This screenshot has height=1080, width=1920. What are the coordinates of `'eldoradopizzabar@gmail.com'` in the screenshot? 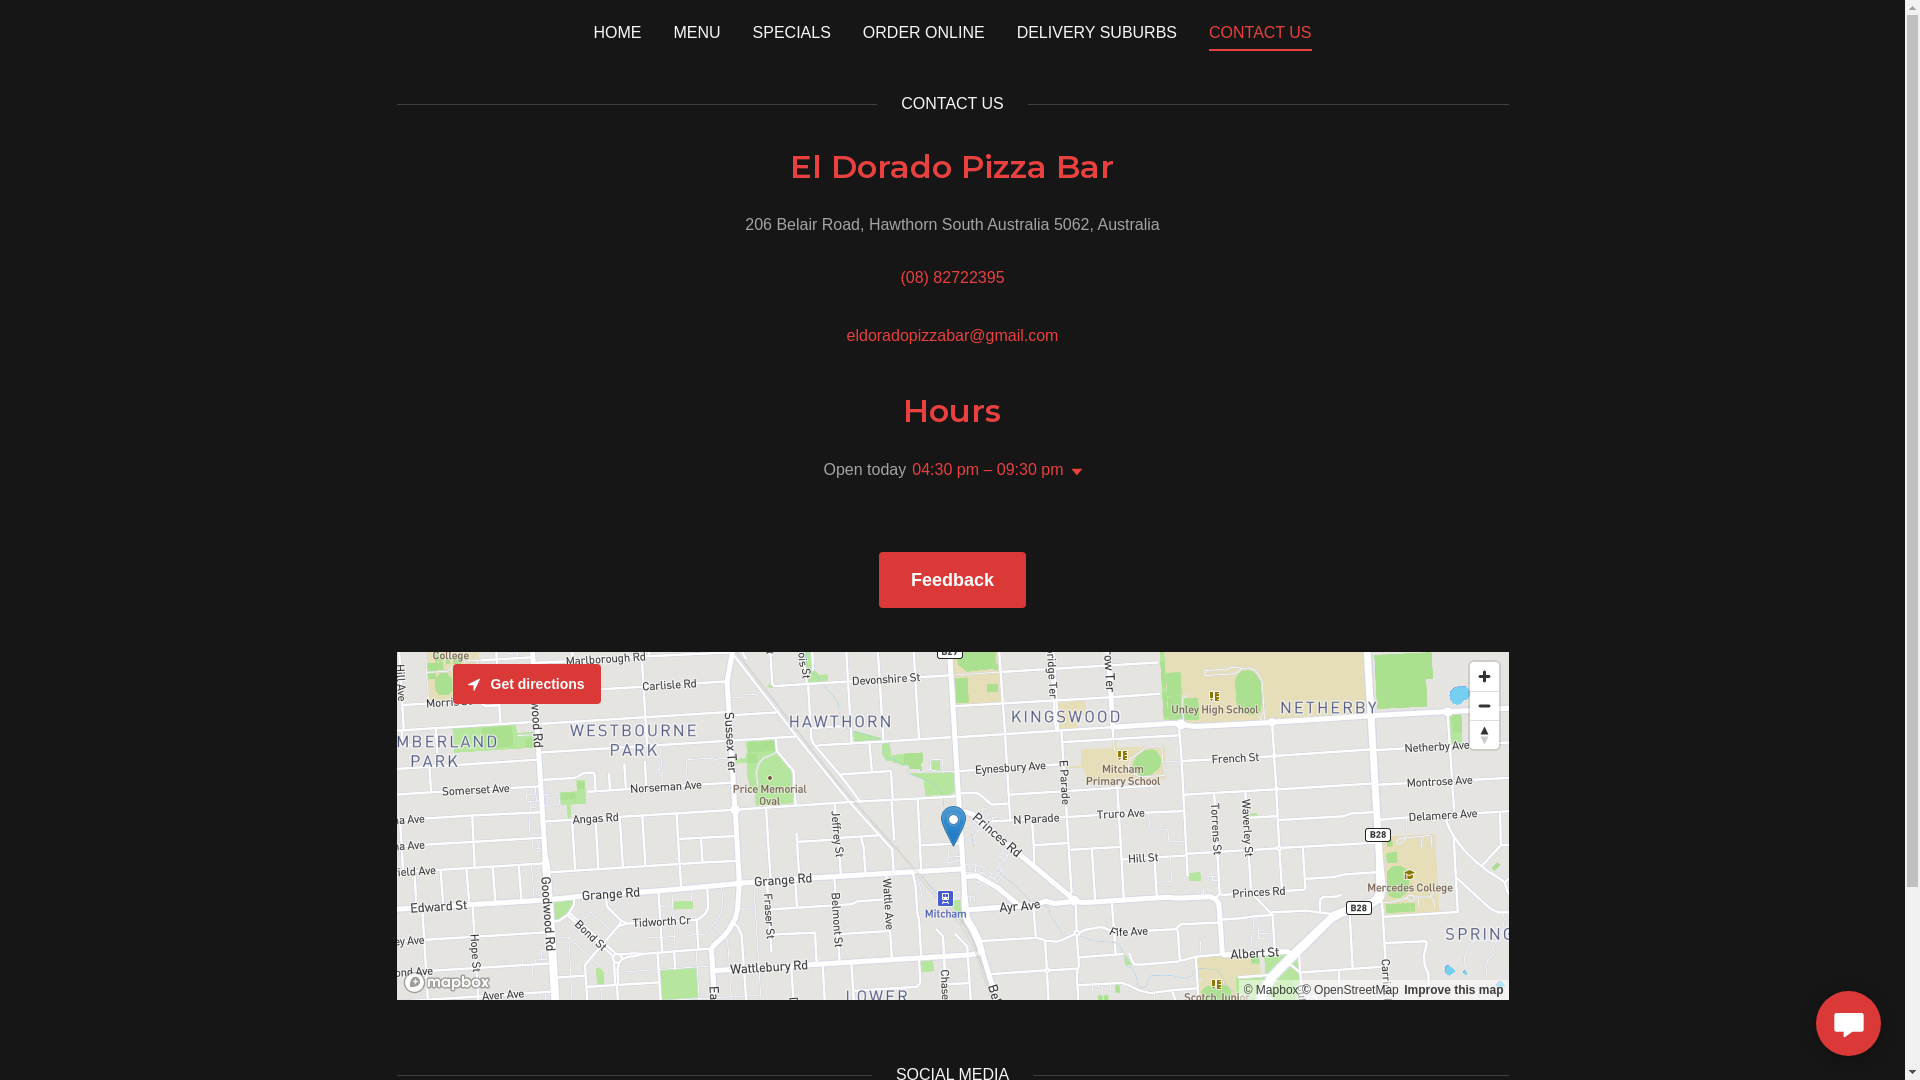 It's located at (846, 334).